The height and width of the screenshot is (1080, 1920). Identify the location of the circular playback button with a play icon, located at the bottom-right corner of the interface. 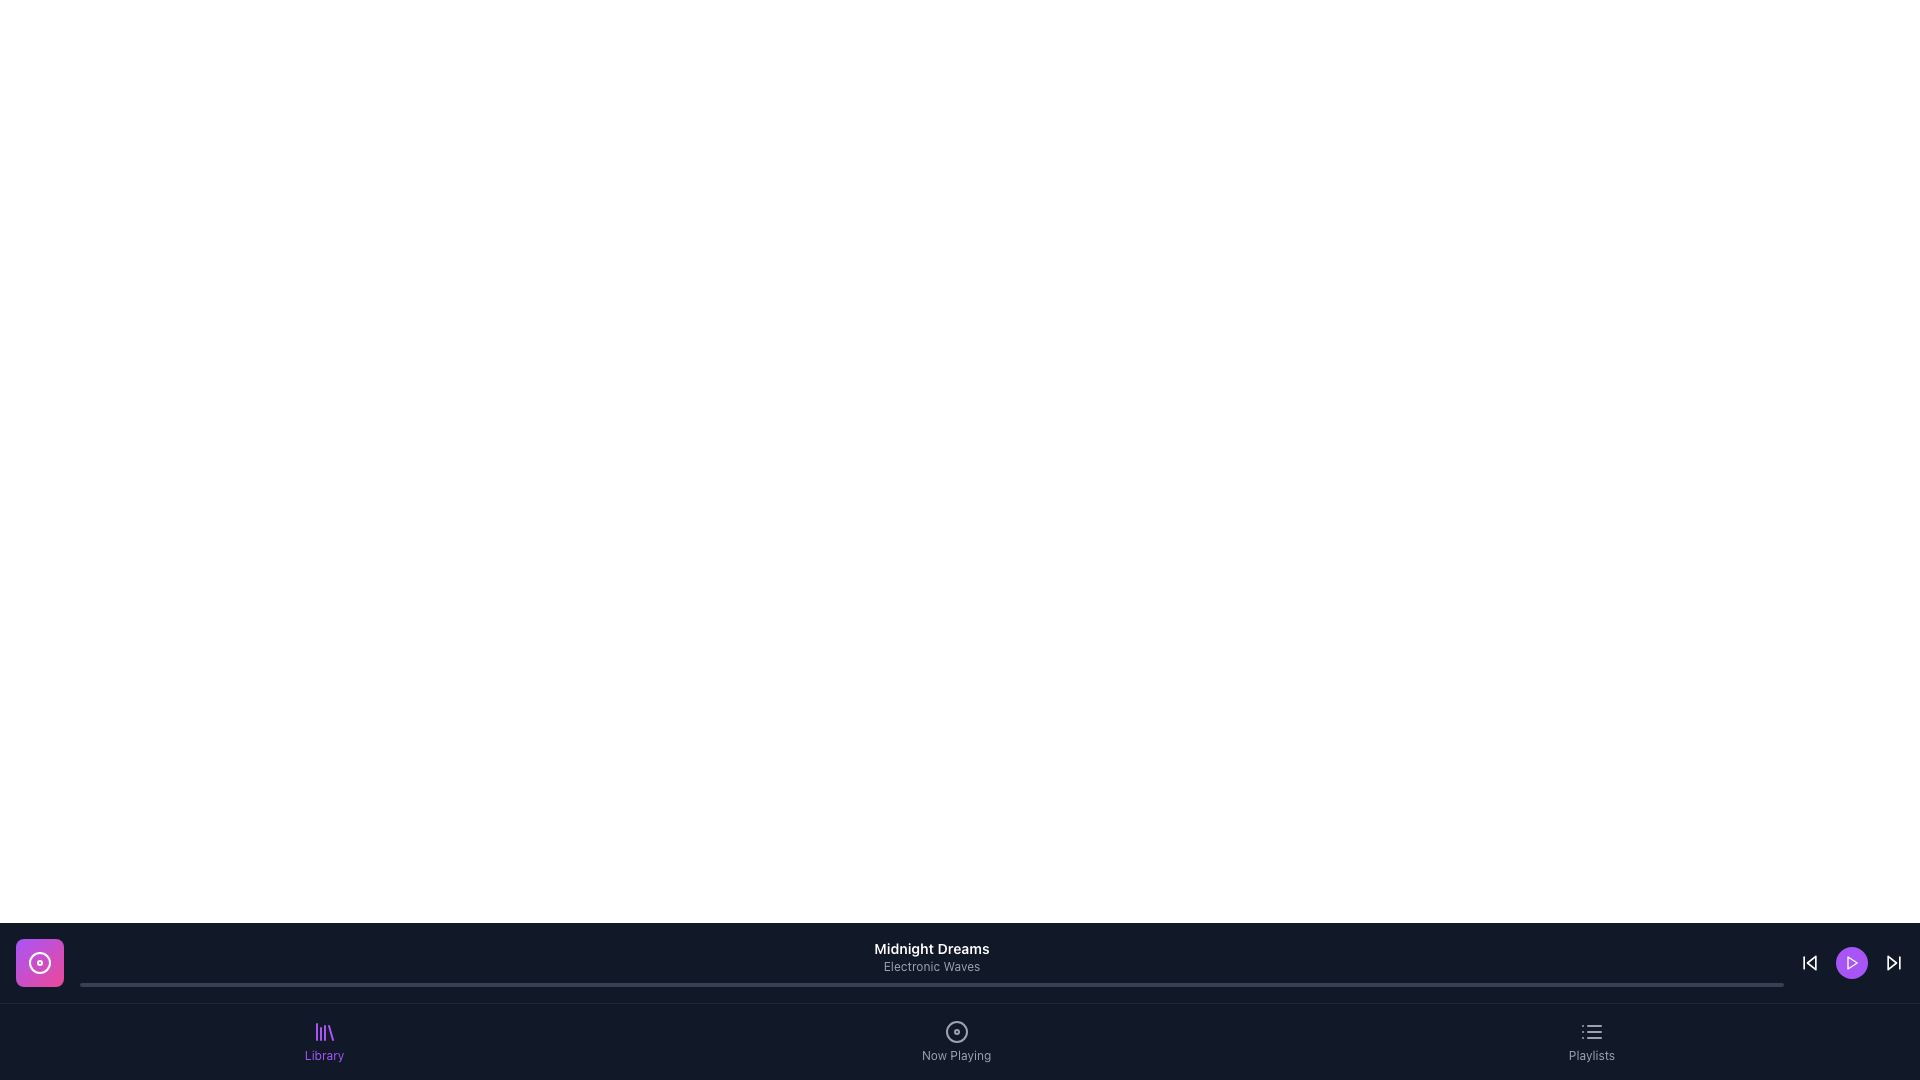
(1851, 962).